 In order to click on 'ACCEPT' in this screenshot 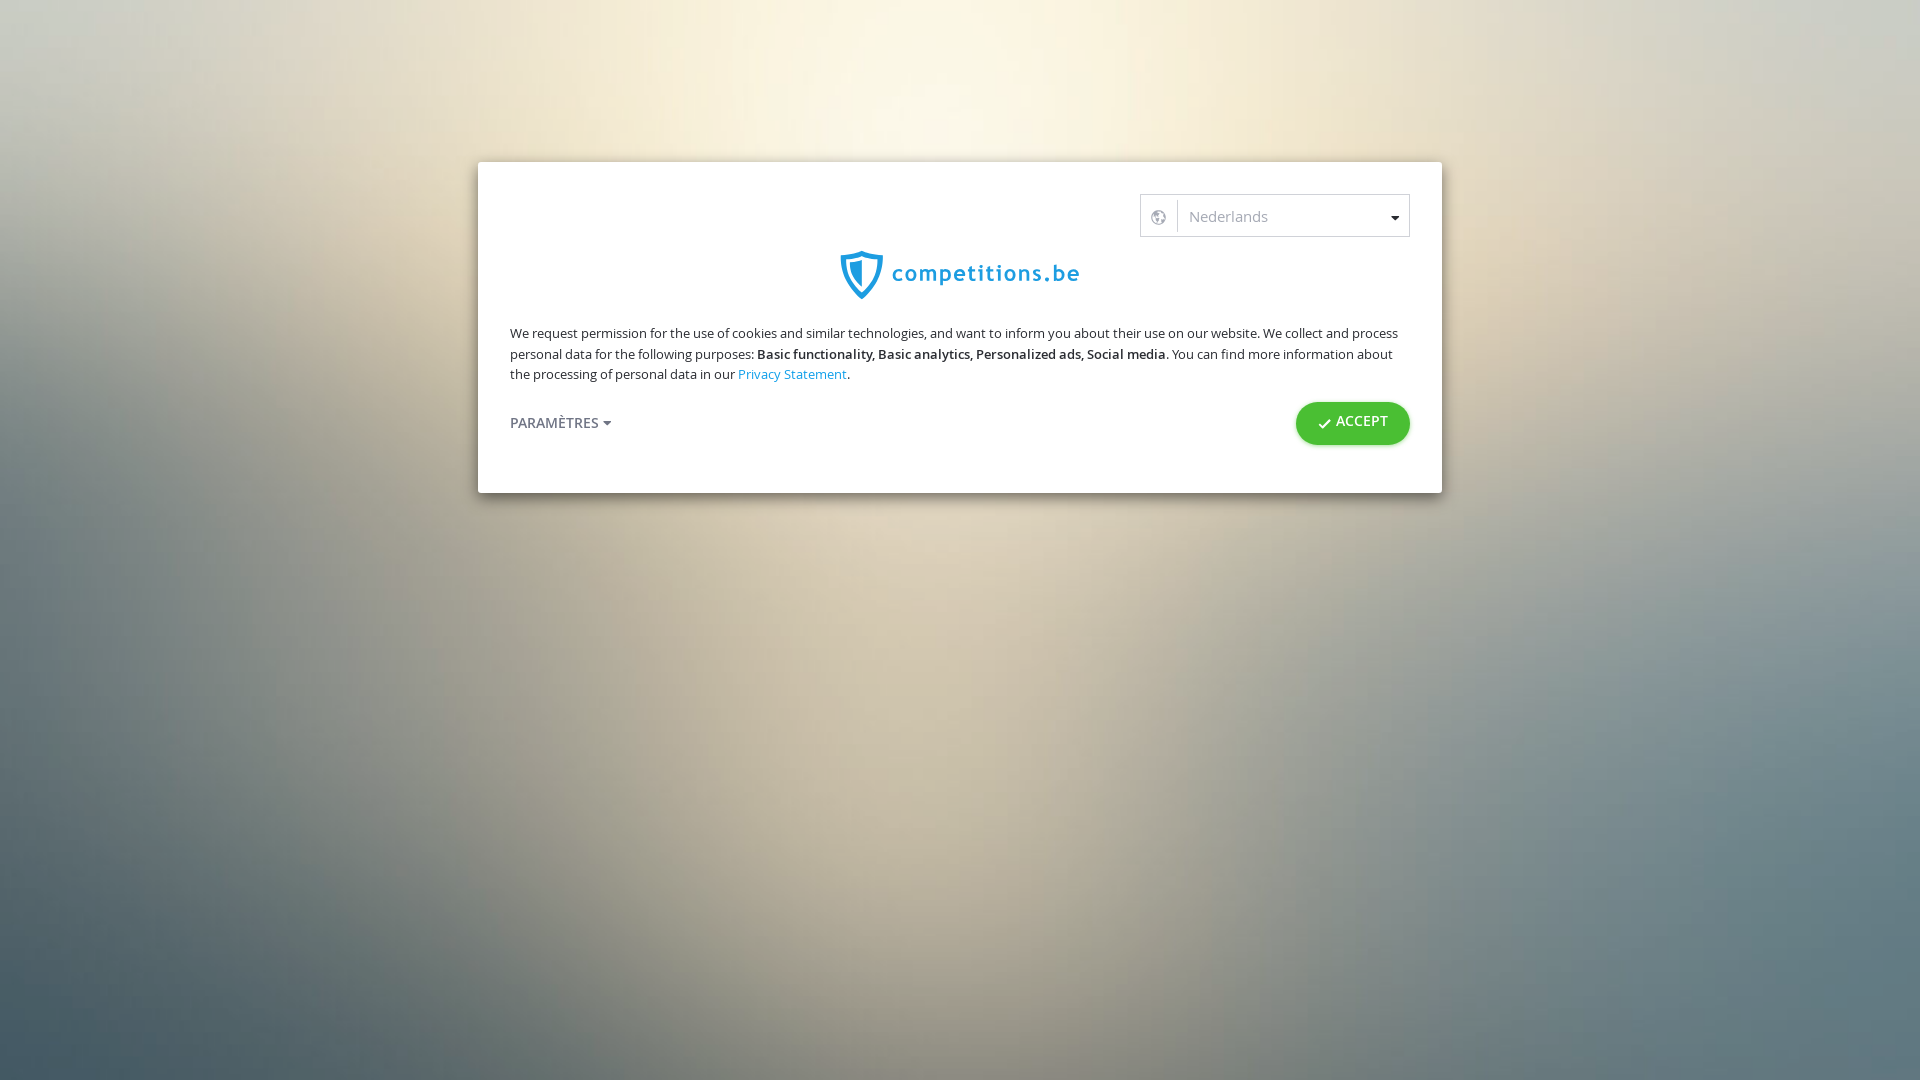, I will do `click(1353, 422)`.